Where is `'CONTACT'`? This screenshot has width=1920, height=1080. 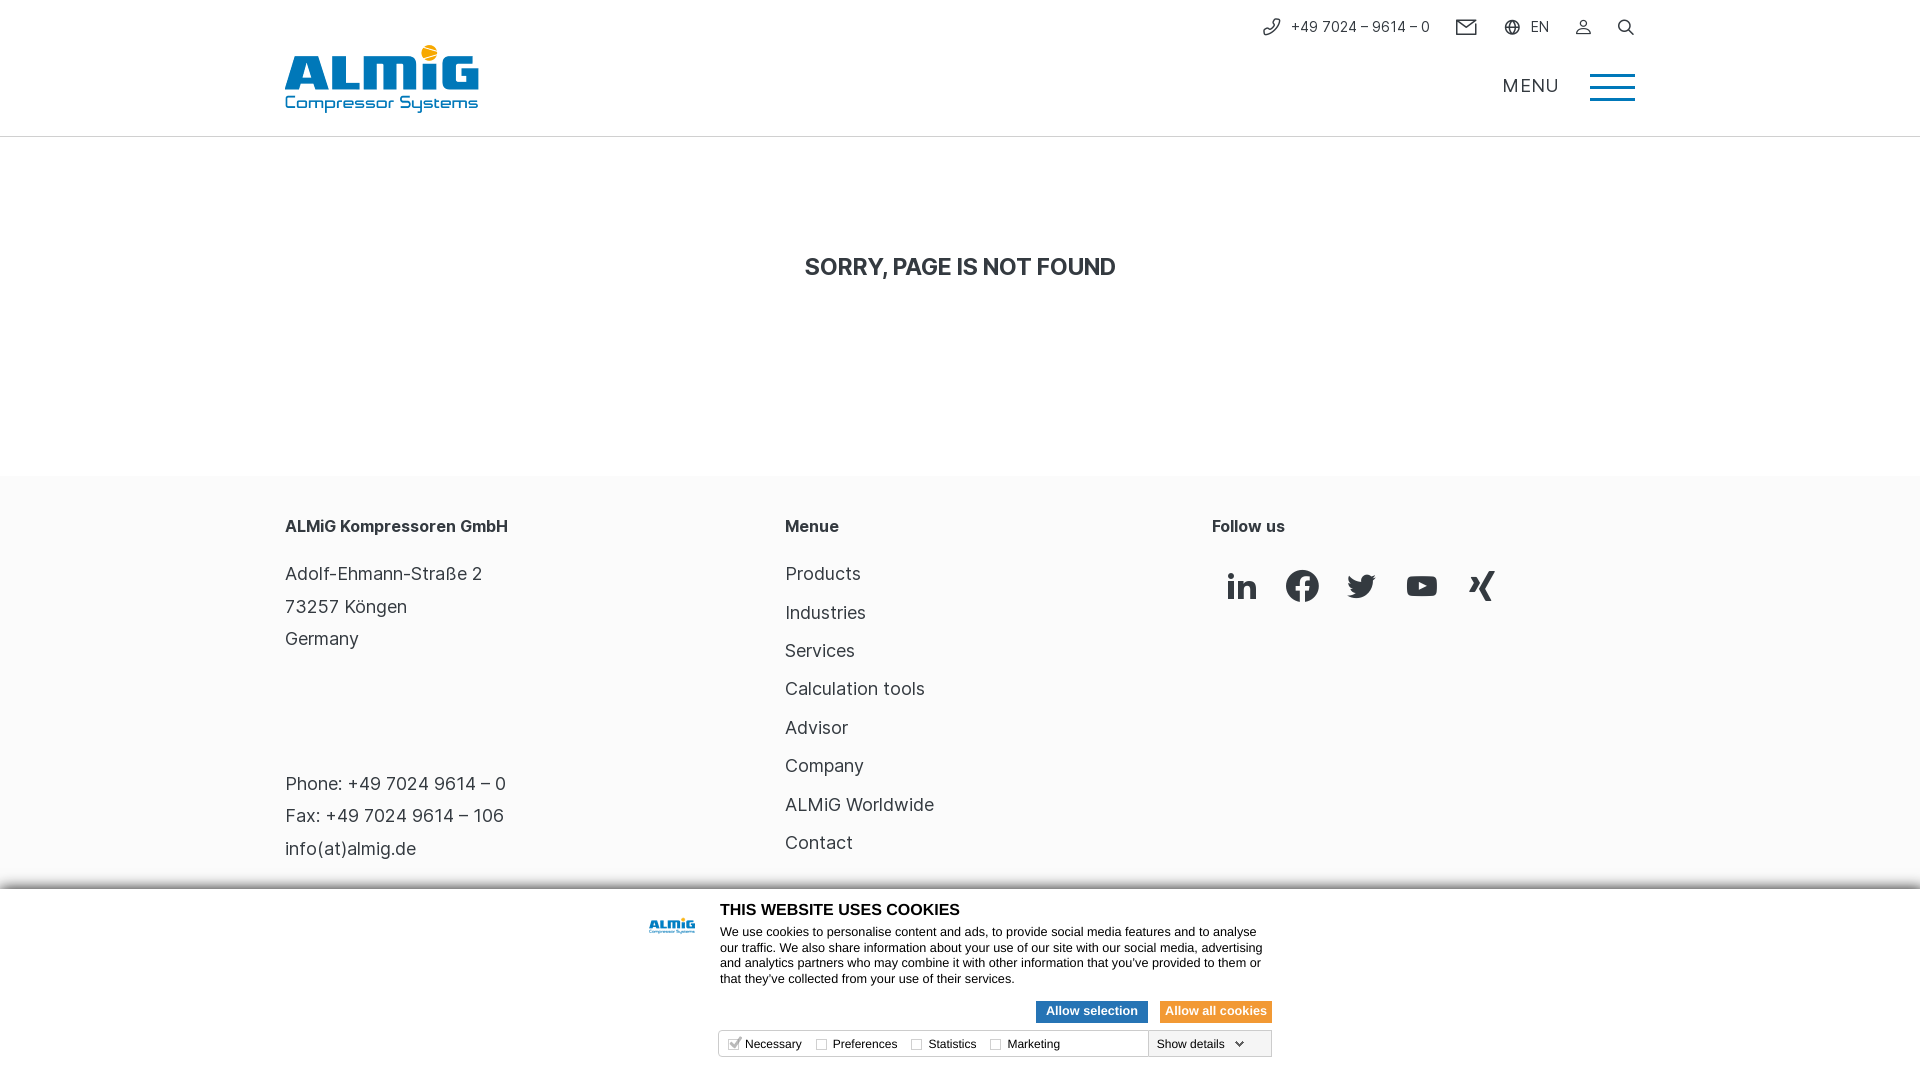
'CONTACT' is located at coordinates (1466, 27).